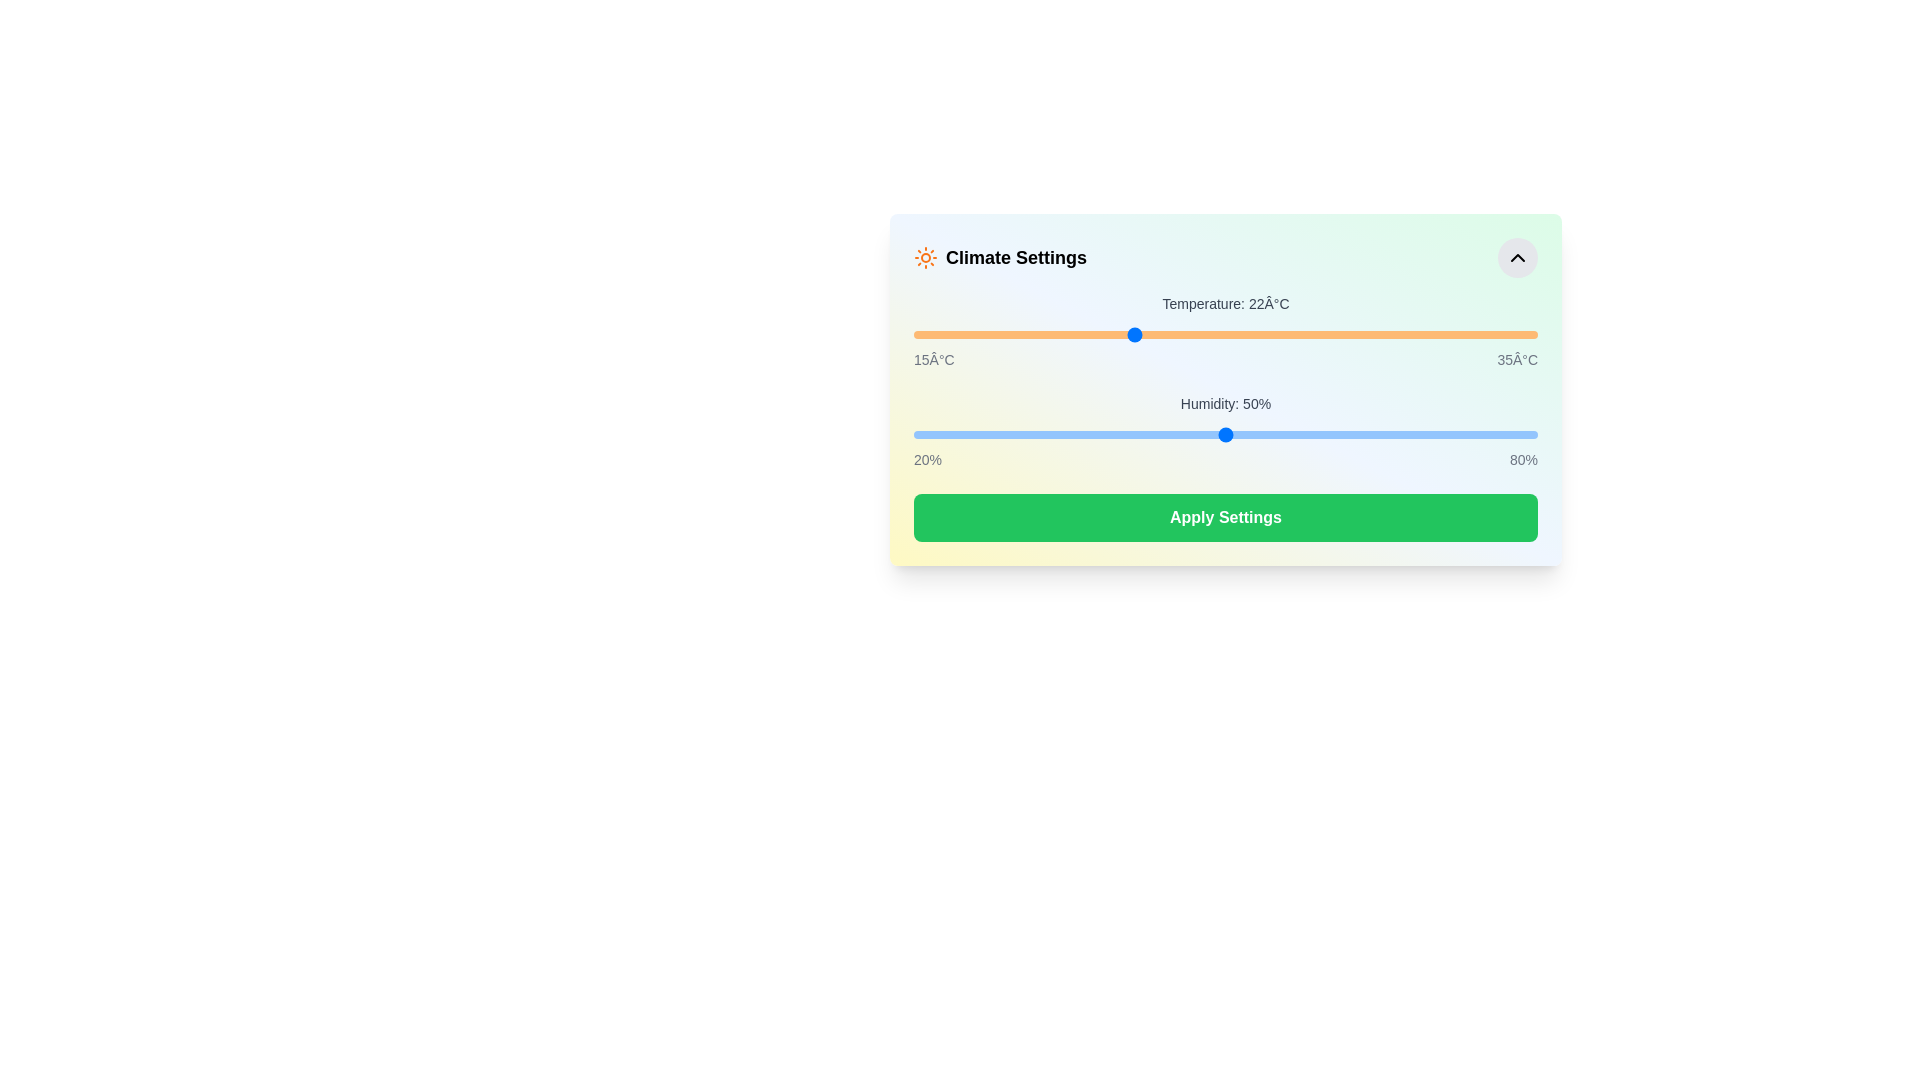 Image resolution: width=1920 pixels, height=1080 pixels. Describe the element at coordinates (1422, 434) in the screenshot. I see `humidity` at that location.